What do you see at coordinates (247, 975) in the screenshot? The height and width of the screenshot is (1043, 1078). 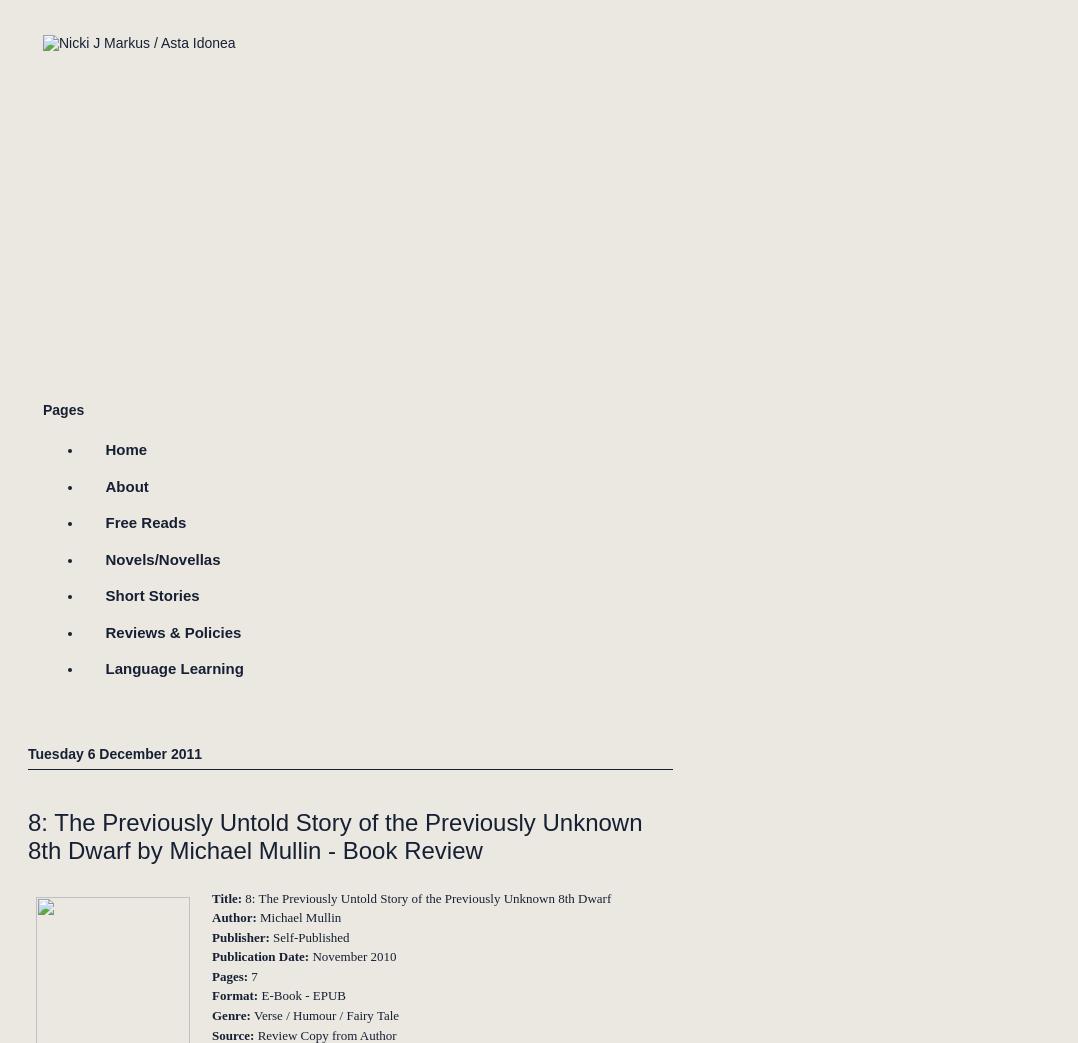 I see `'7'` at bounding box center [247, 975].